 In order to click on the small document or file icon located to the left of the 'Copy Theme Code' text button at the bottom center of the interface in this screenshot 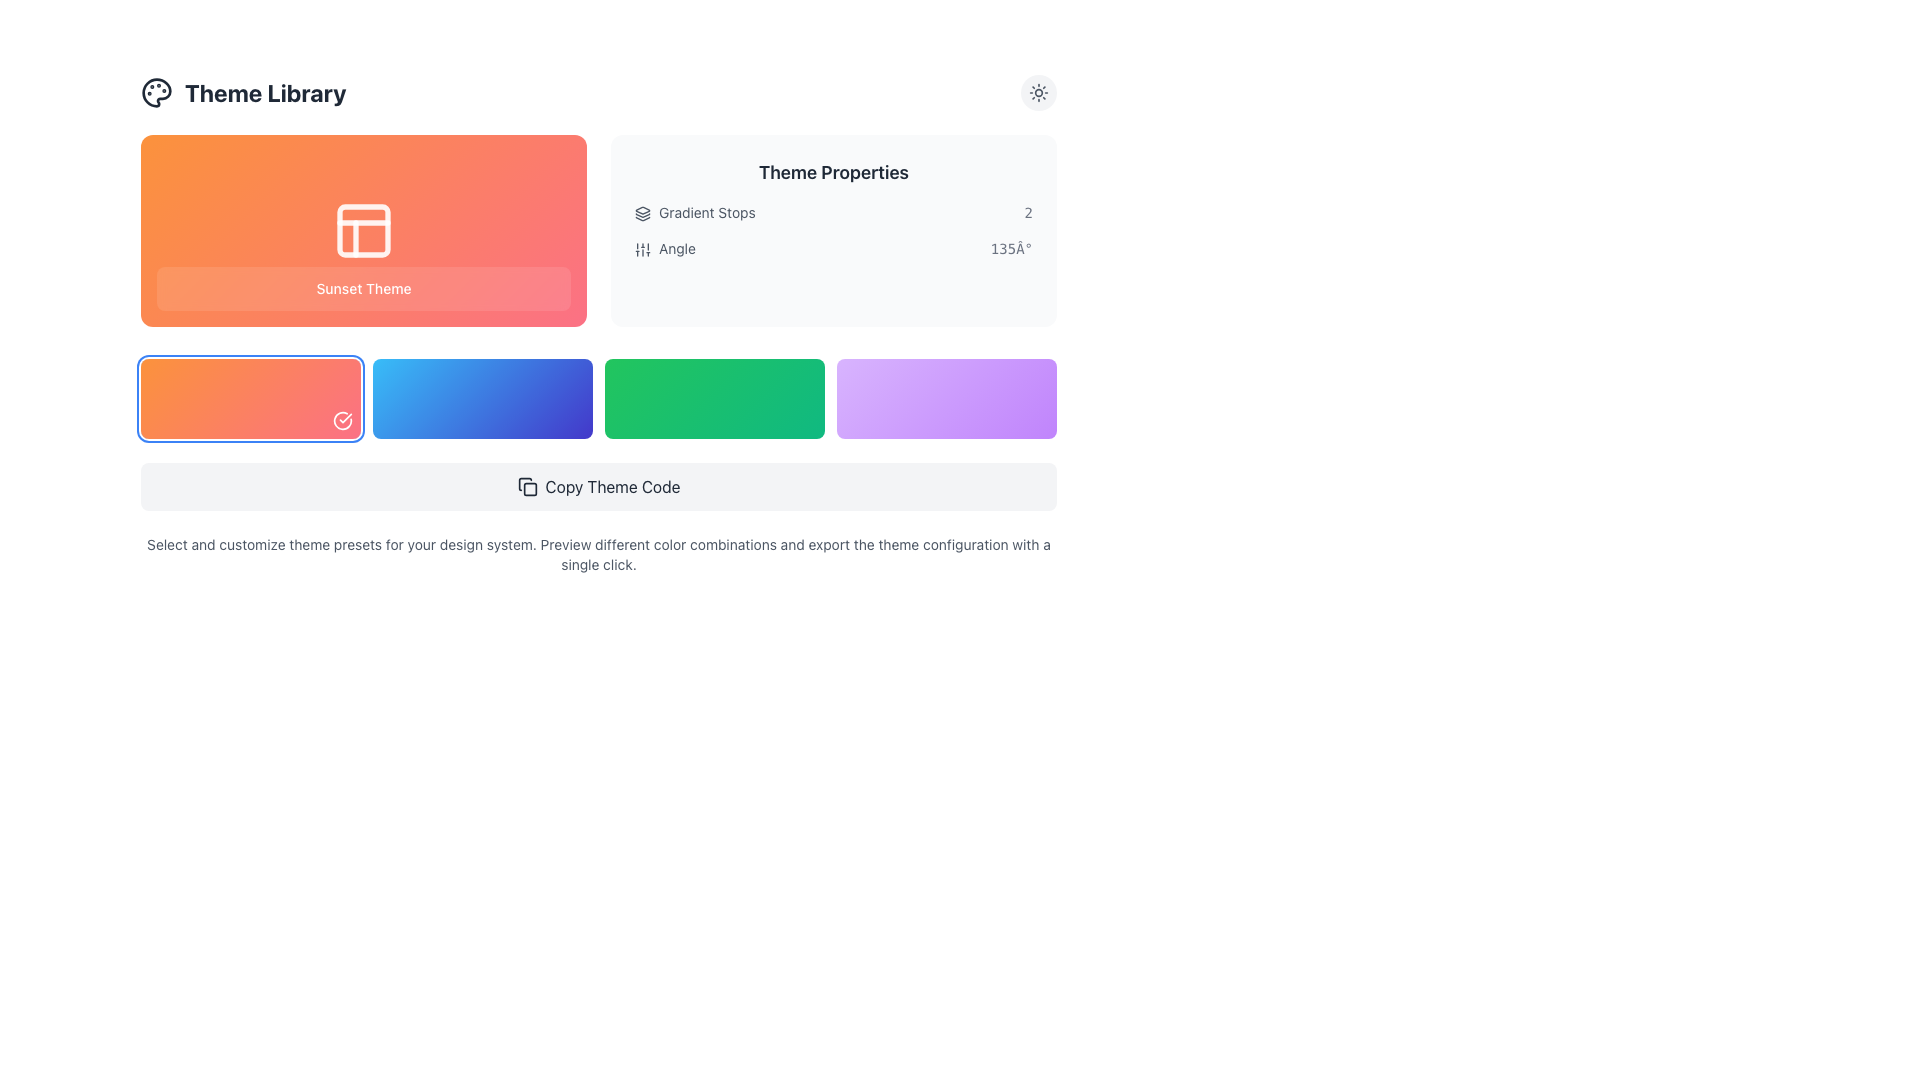, I will do `click(527, 486)`.